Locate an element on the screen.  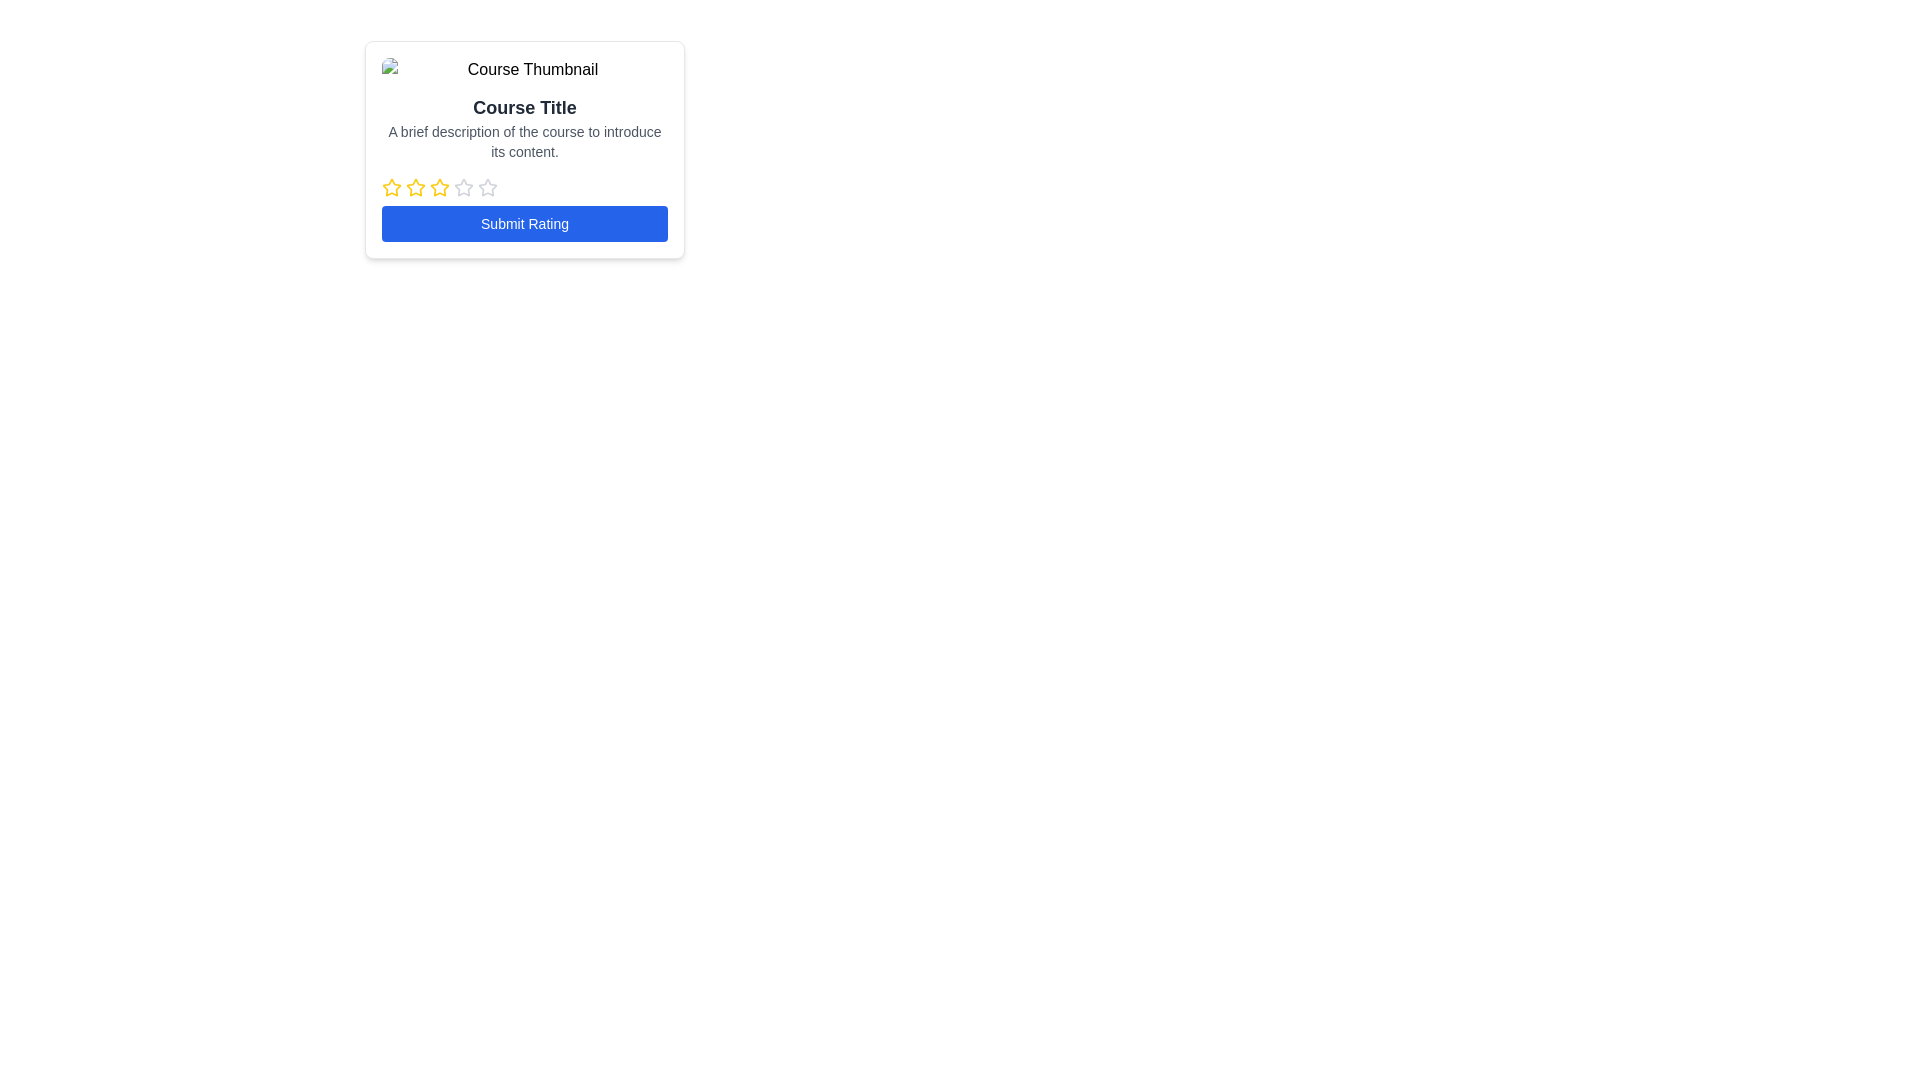
the 'Submit Rating' button, which has a blue background and white text, located at the bottom of the card layout is located at coordinates (524, 223).